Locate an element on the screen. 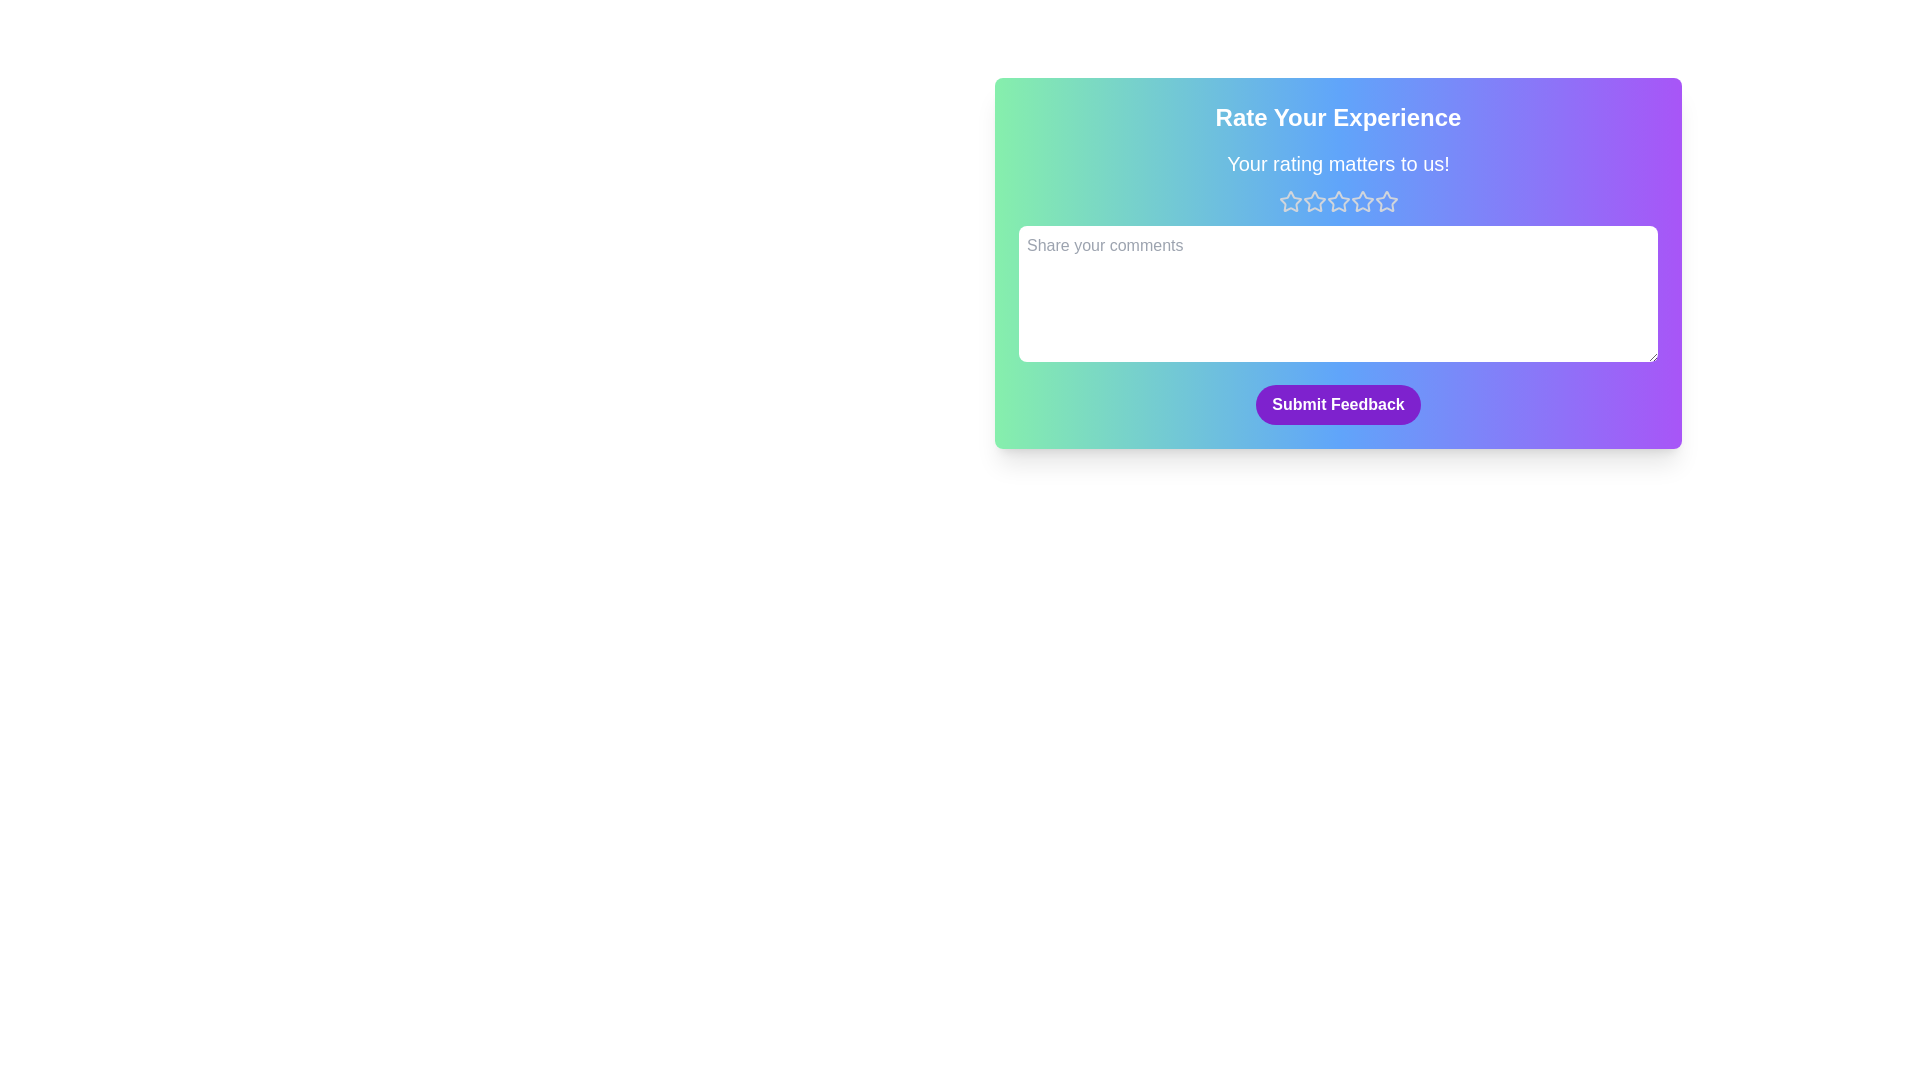 This screenshot has height=1080, width=1920. 'Submit Feedback' button to submit the feedback is located at coordinates (1338, 405).